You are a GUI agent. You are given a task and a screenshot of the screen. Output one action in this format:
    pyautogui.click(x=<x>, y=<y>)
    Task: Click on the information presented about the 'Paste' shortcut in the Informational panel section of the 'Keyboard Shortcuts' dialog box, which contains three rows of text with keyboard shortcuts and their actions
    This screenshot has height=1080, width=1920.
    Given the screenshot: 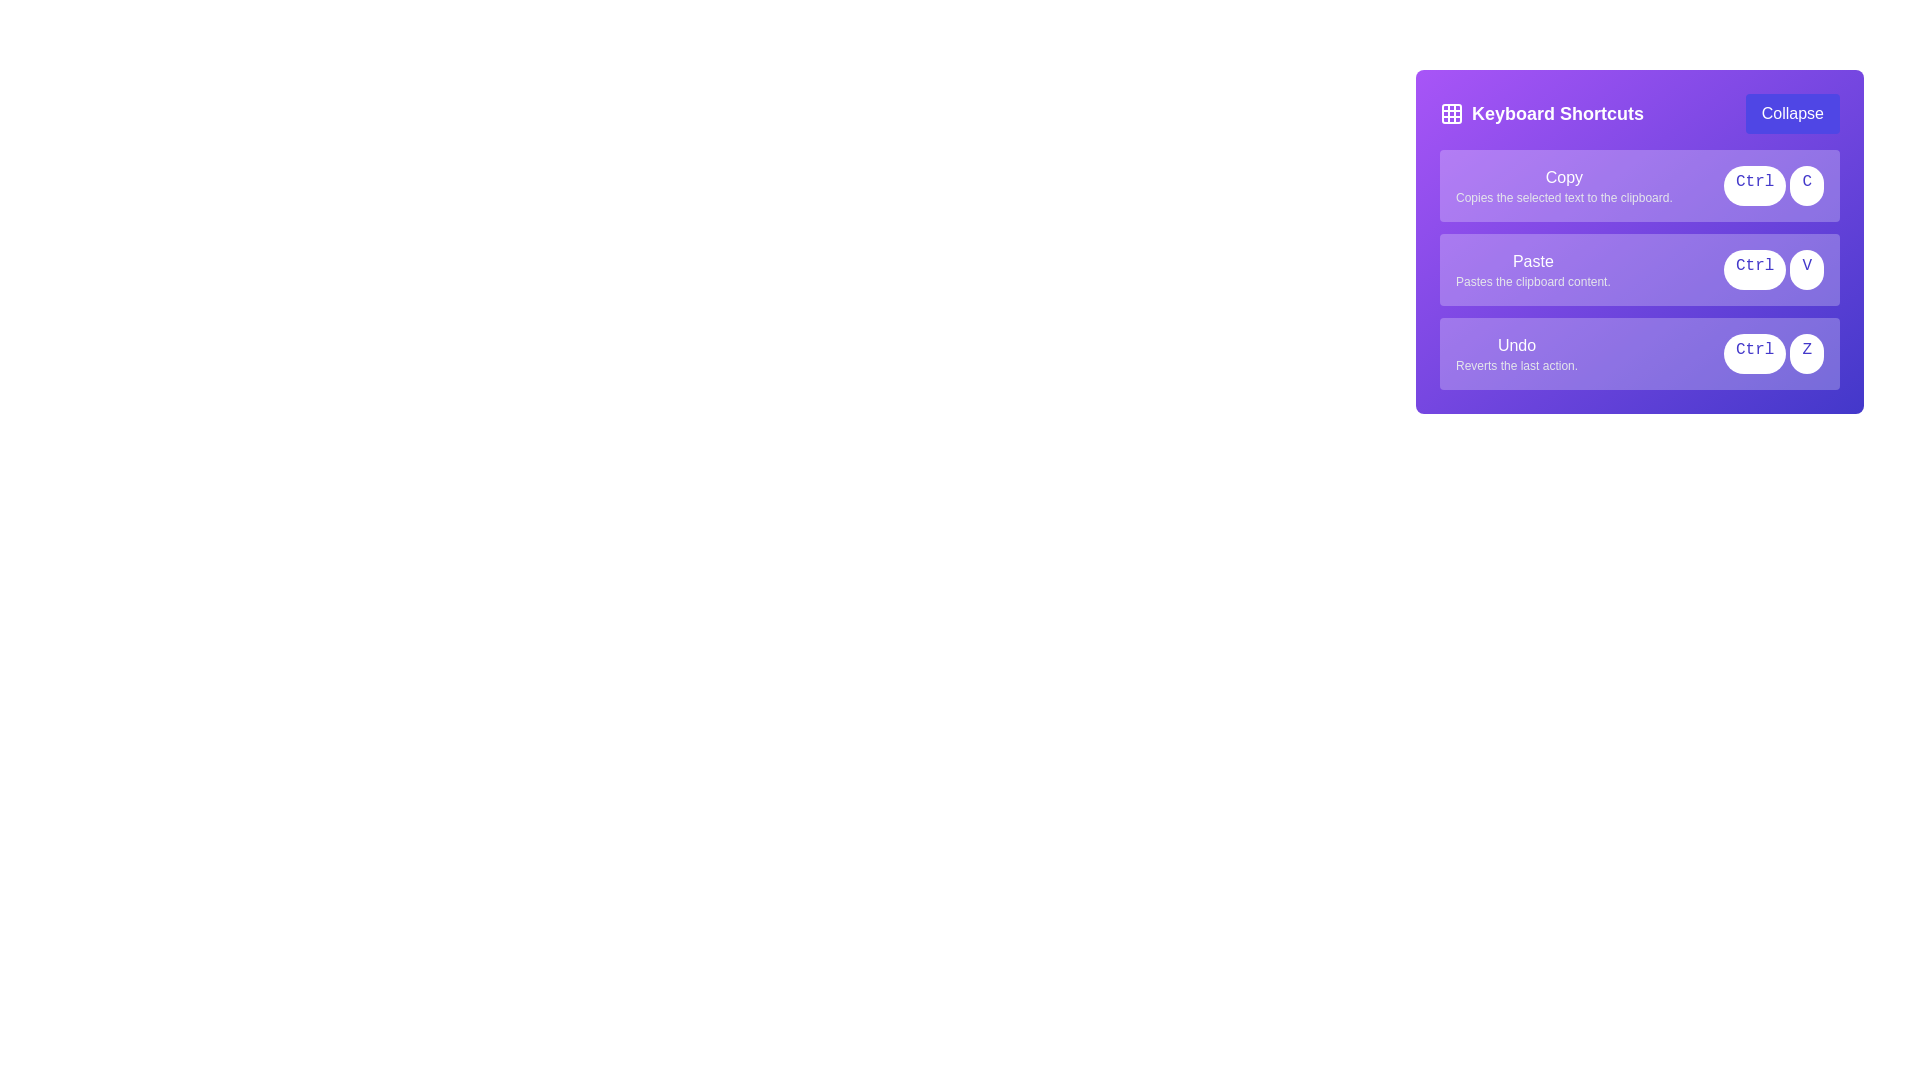 What is the action you would take?
    pyautogui.click(x=1640, y=241)
    